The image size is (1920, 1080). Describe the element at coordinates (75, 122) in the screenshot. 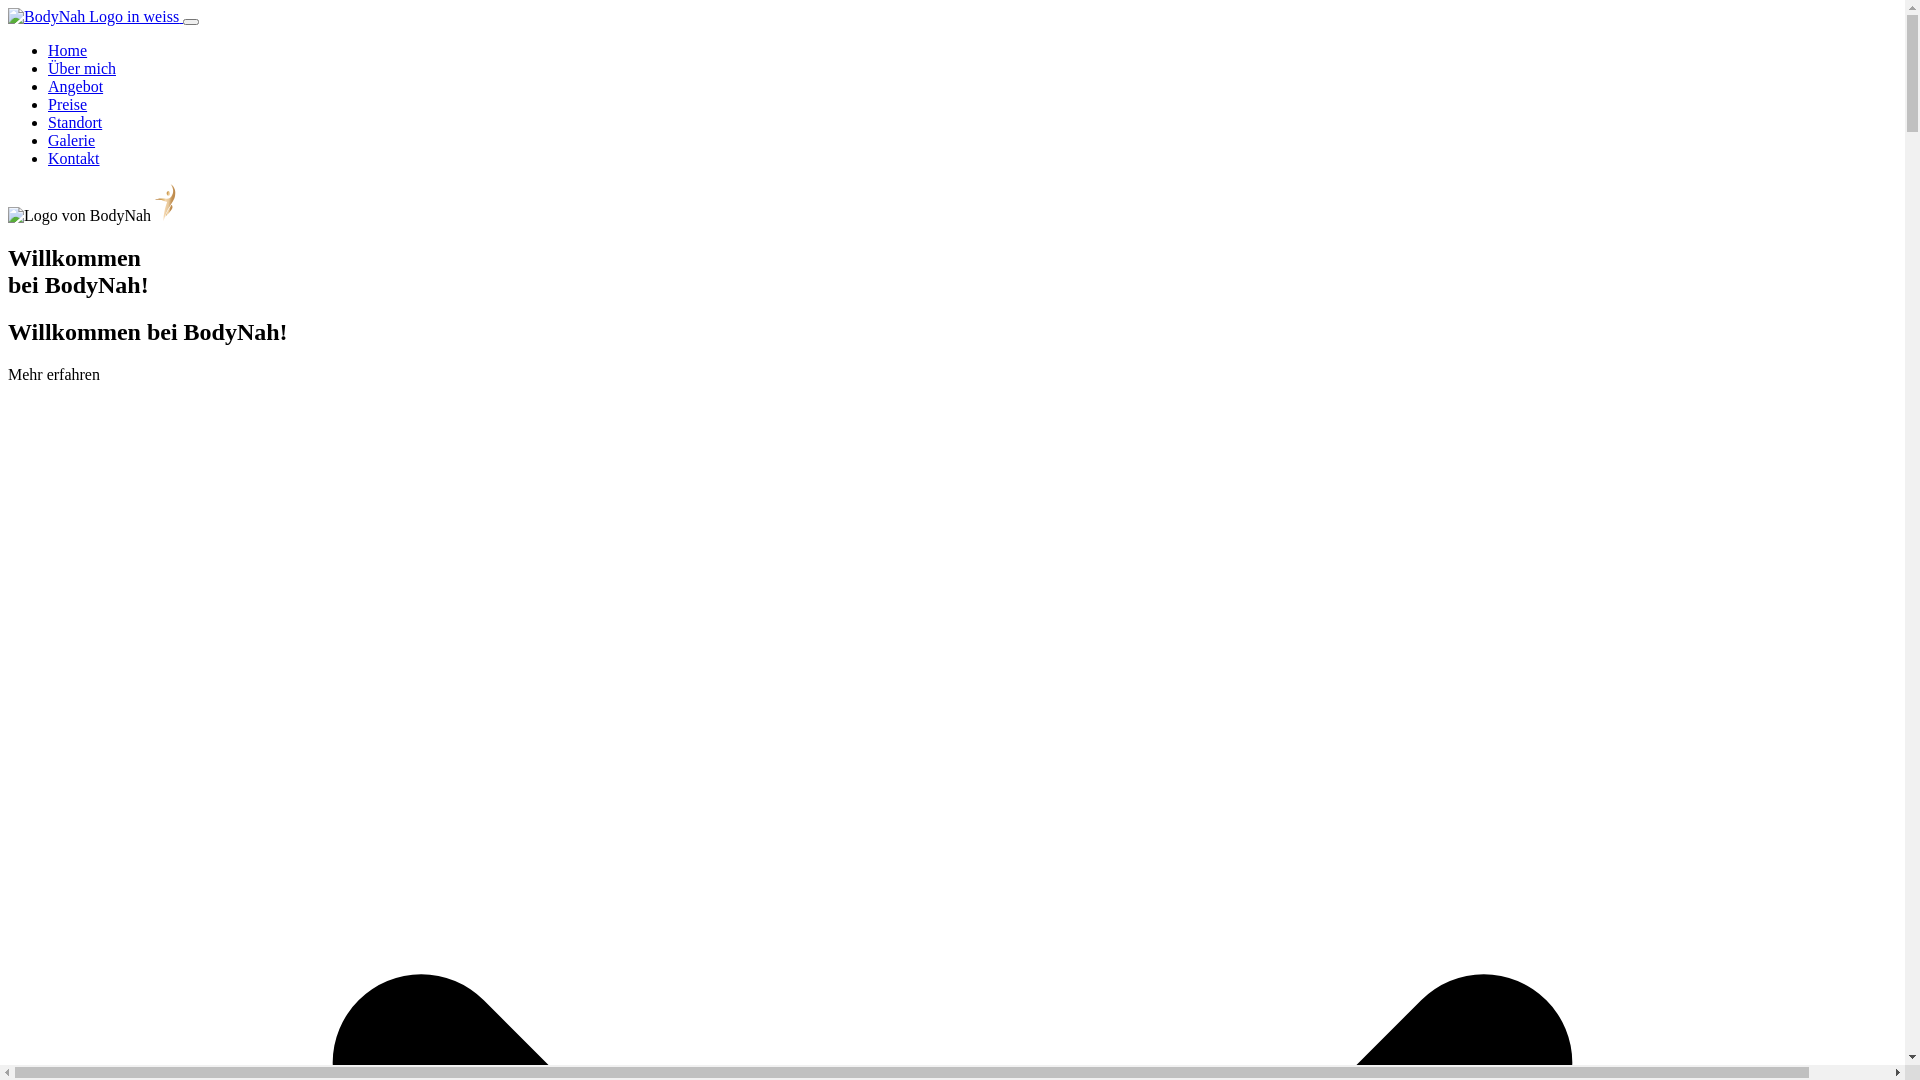

I see `'Standort'` at that location.